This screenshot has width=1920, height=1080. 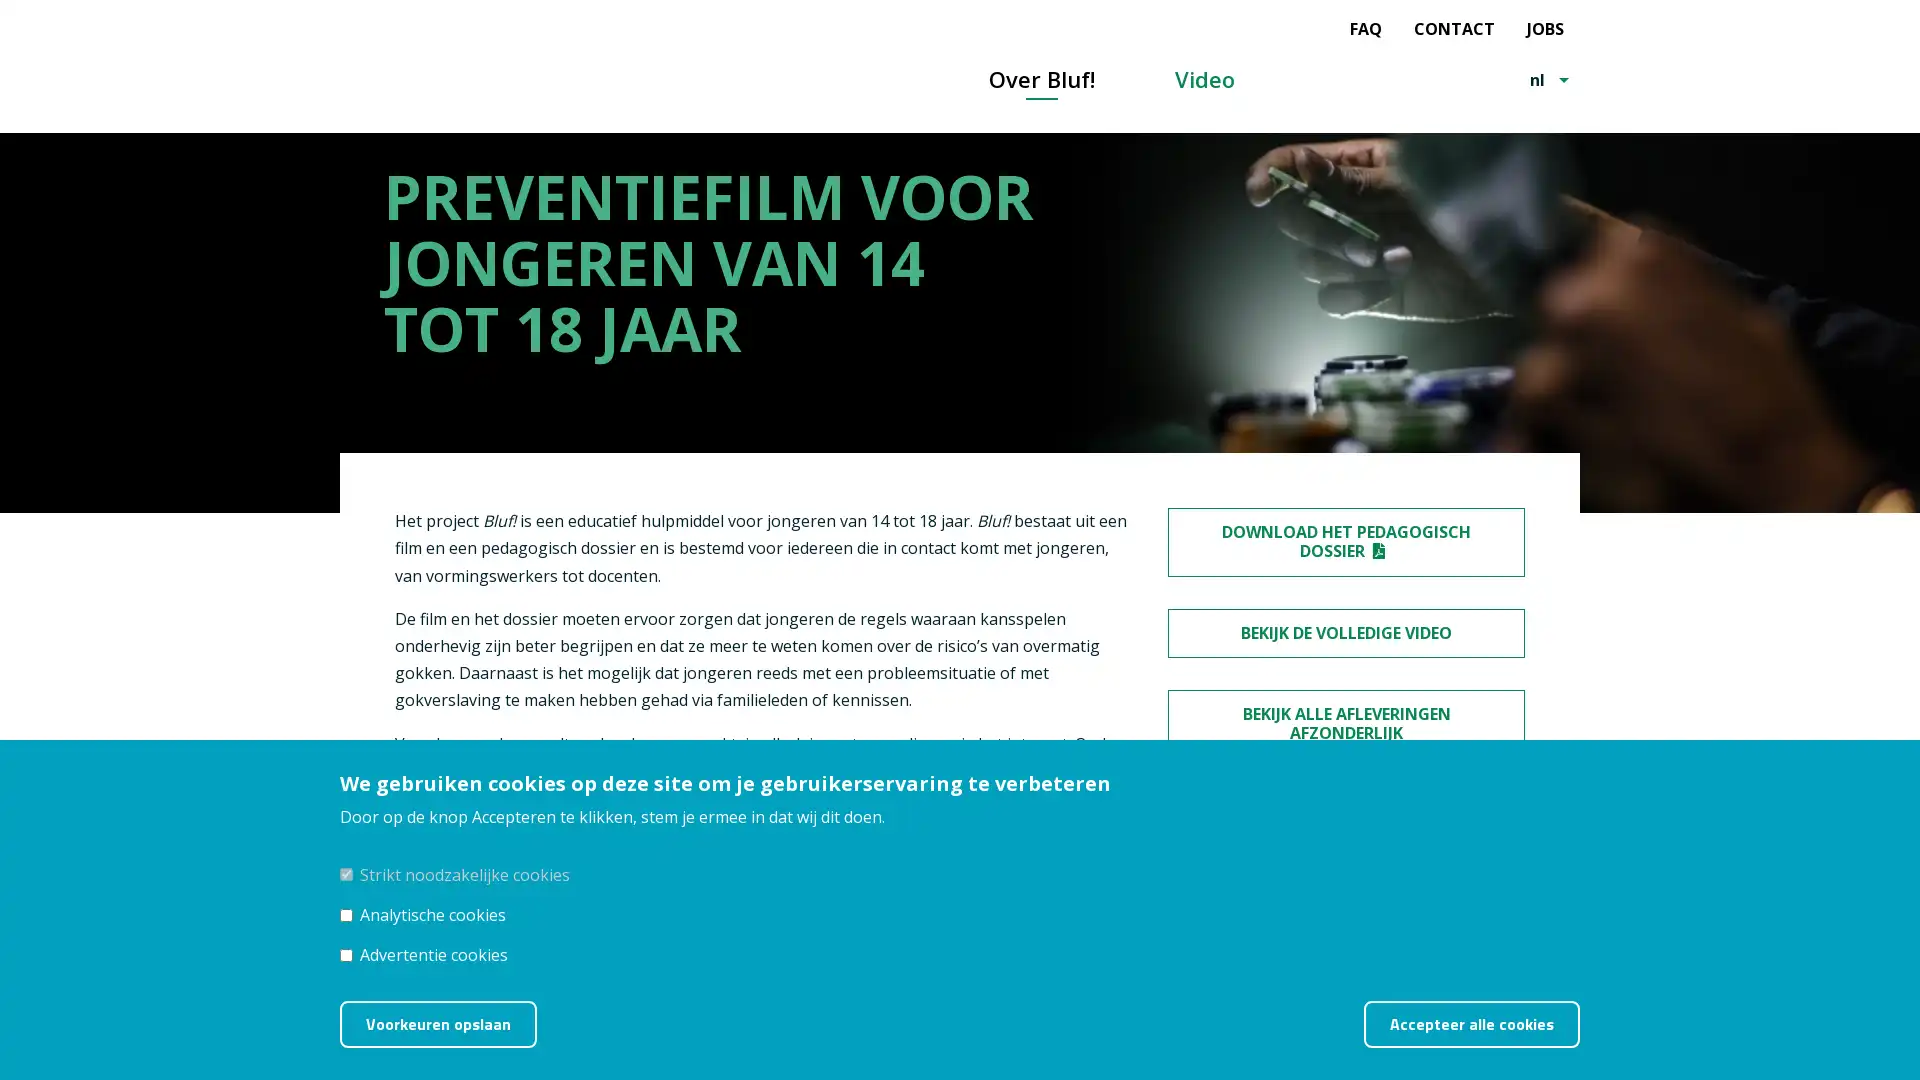 What do you see at coordinates (437, 1023) in the screenshot?
I see `Voorkeuren opslaan` at bounding box center [437, 1023].